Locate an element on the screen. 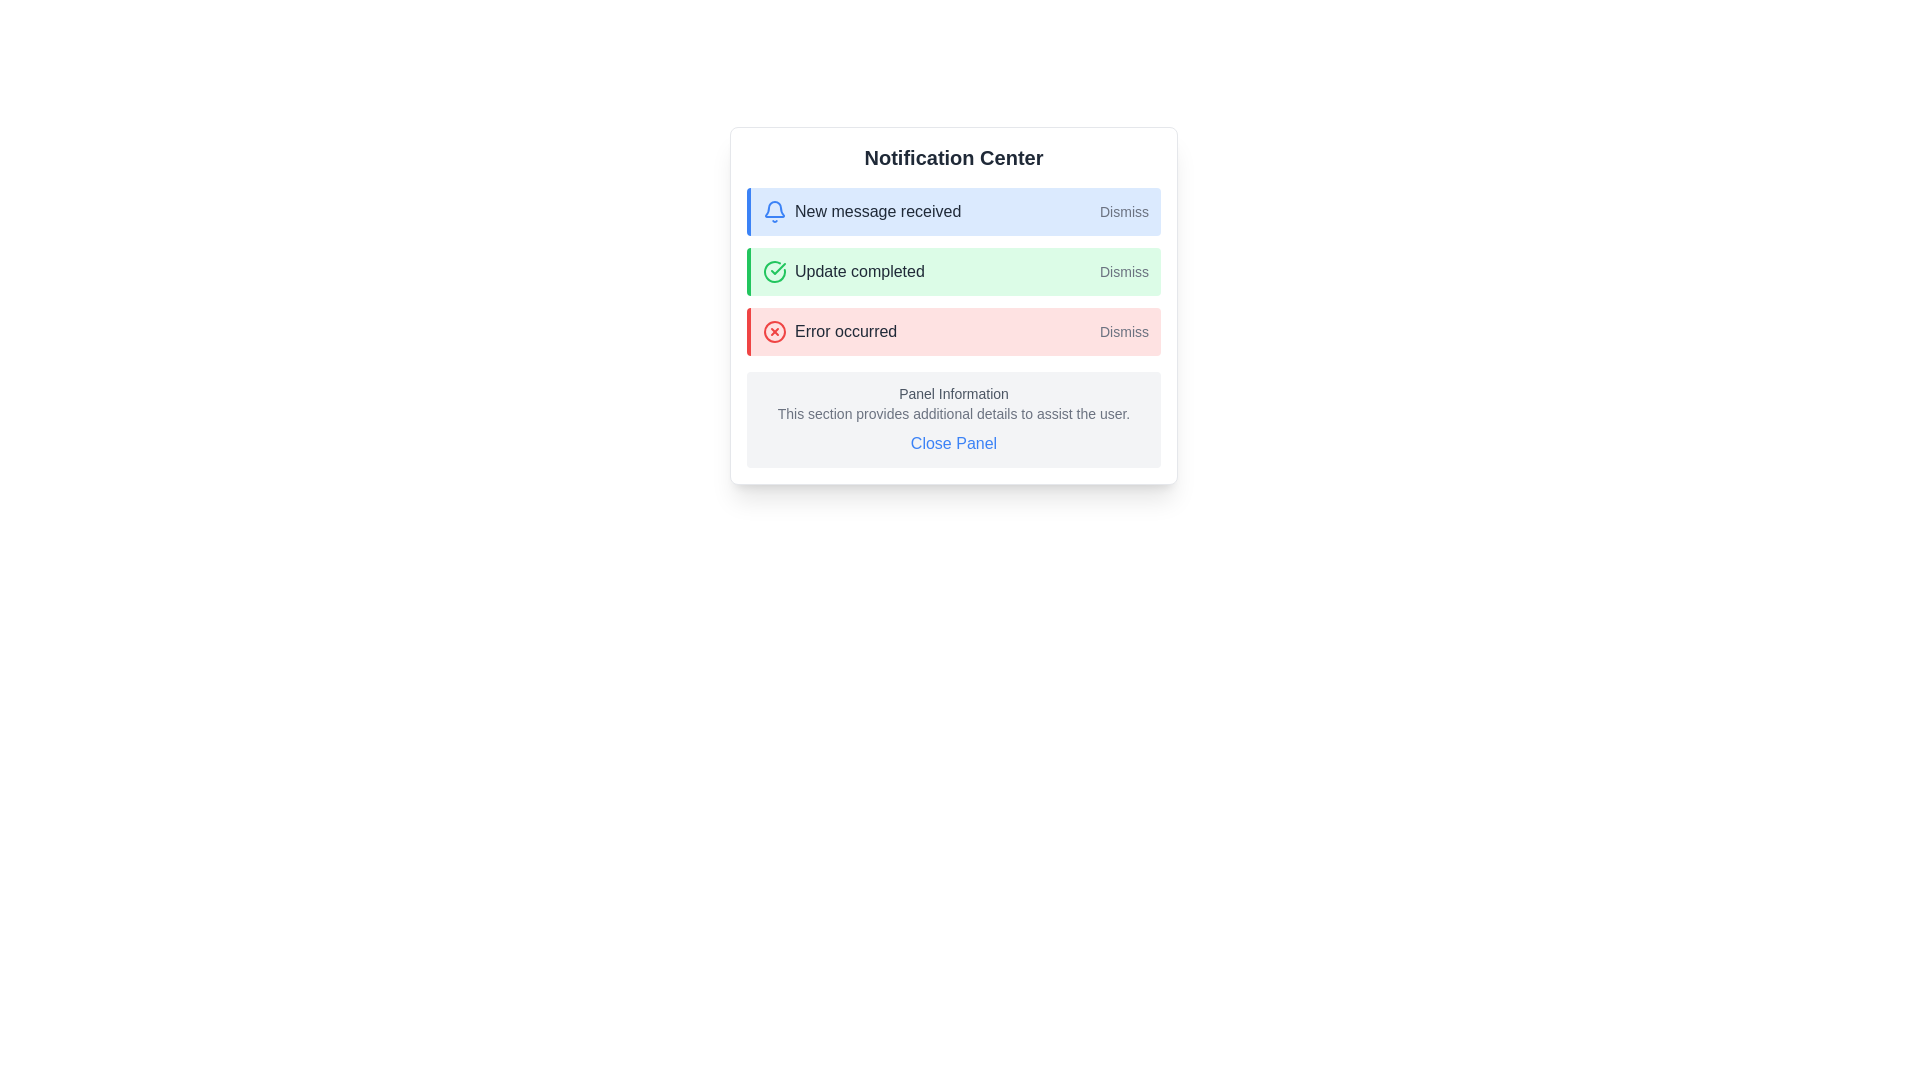 Image resolution: width=1920 pixels, height=1080 pixels. the leftmost notification icon in the 'New message received' entry for additional interactions is located at coordinates (773, 212).